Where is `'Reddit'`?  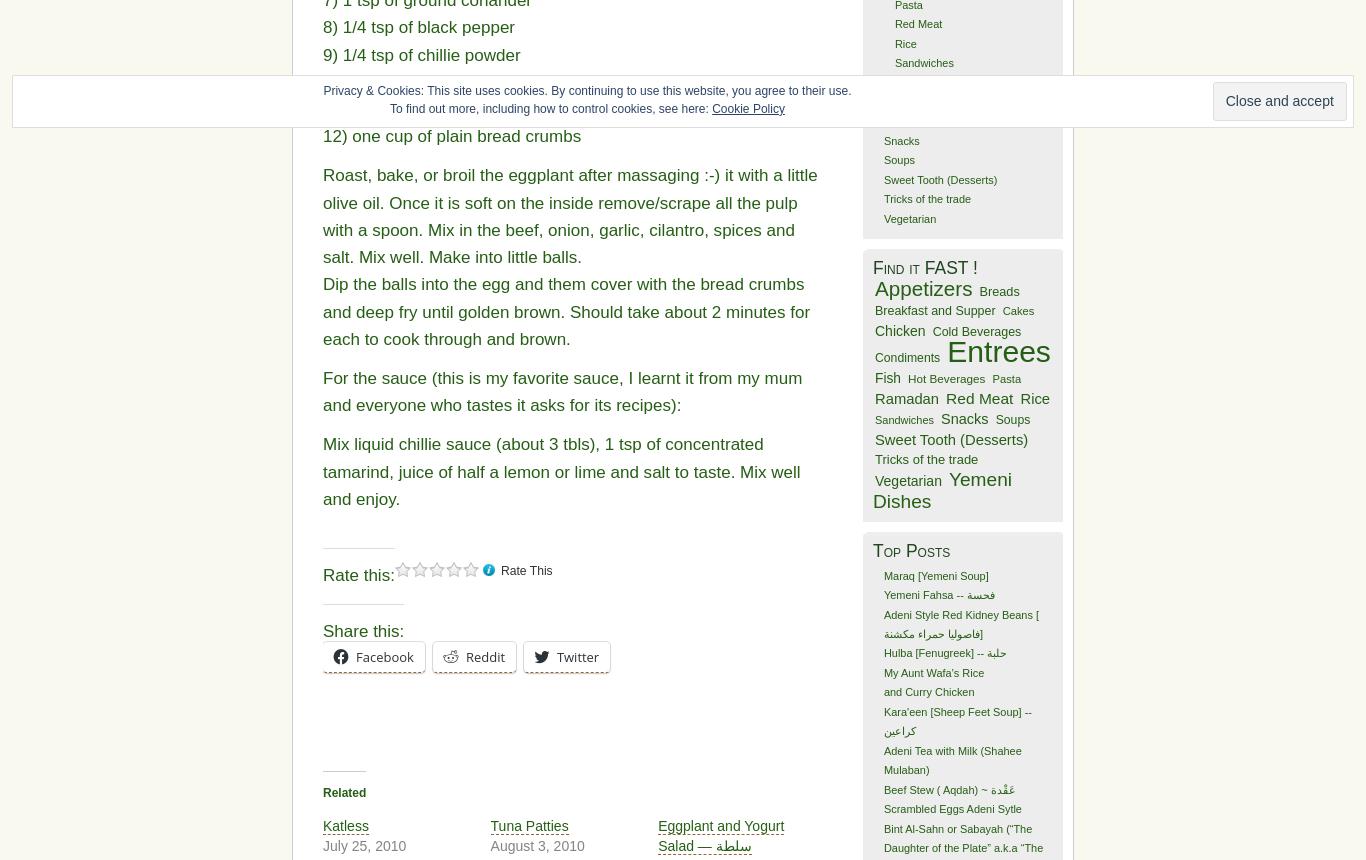 'Reddit' is located at coordinates (464, 656).